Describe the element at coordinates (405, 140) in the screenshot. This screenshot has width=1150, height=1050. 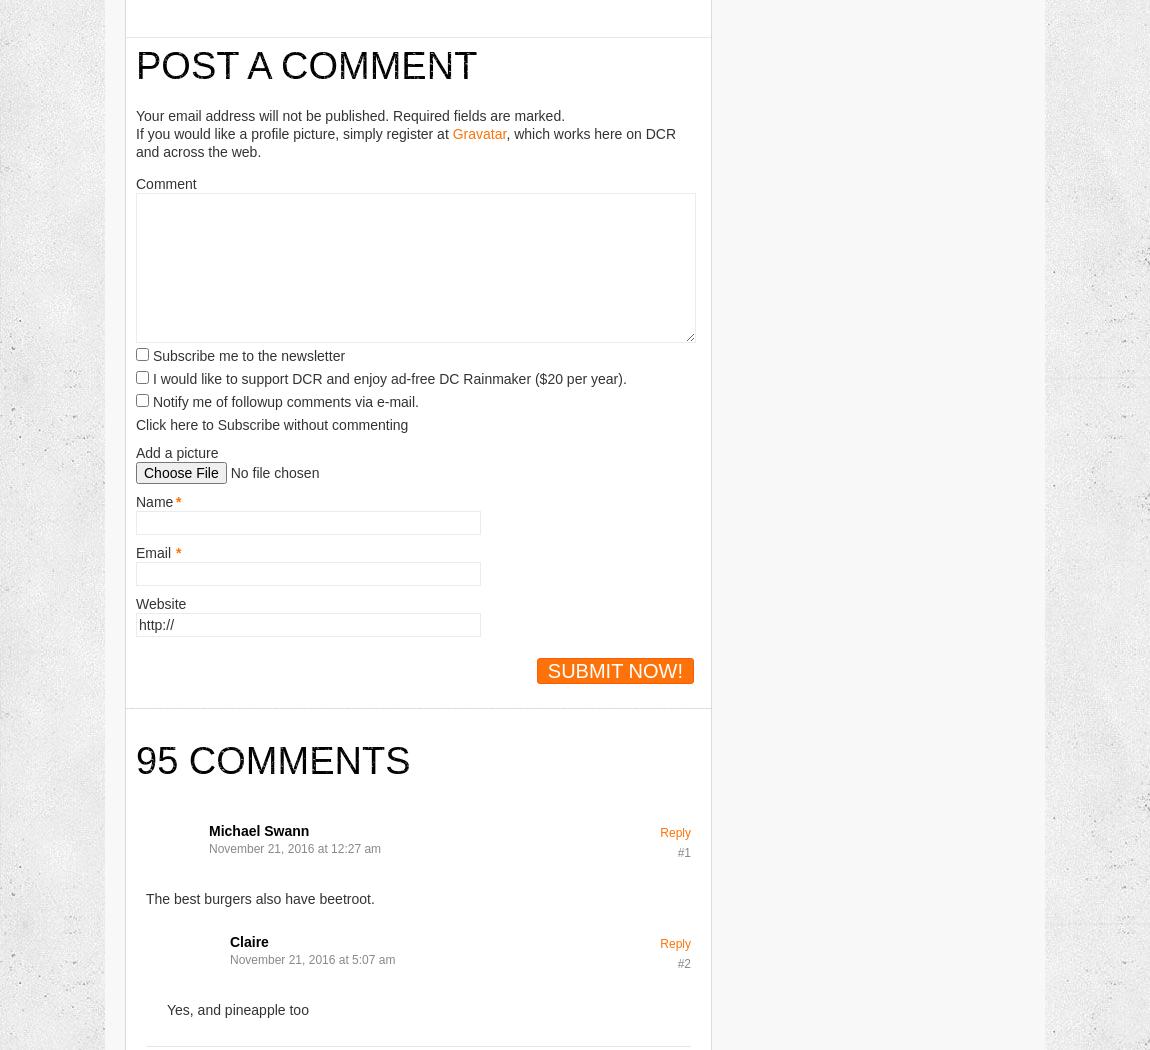
I see `', which works here on DCR and across the web.'` at that location.